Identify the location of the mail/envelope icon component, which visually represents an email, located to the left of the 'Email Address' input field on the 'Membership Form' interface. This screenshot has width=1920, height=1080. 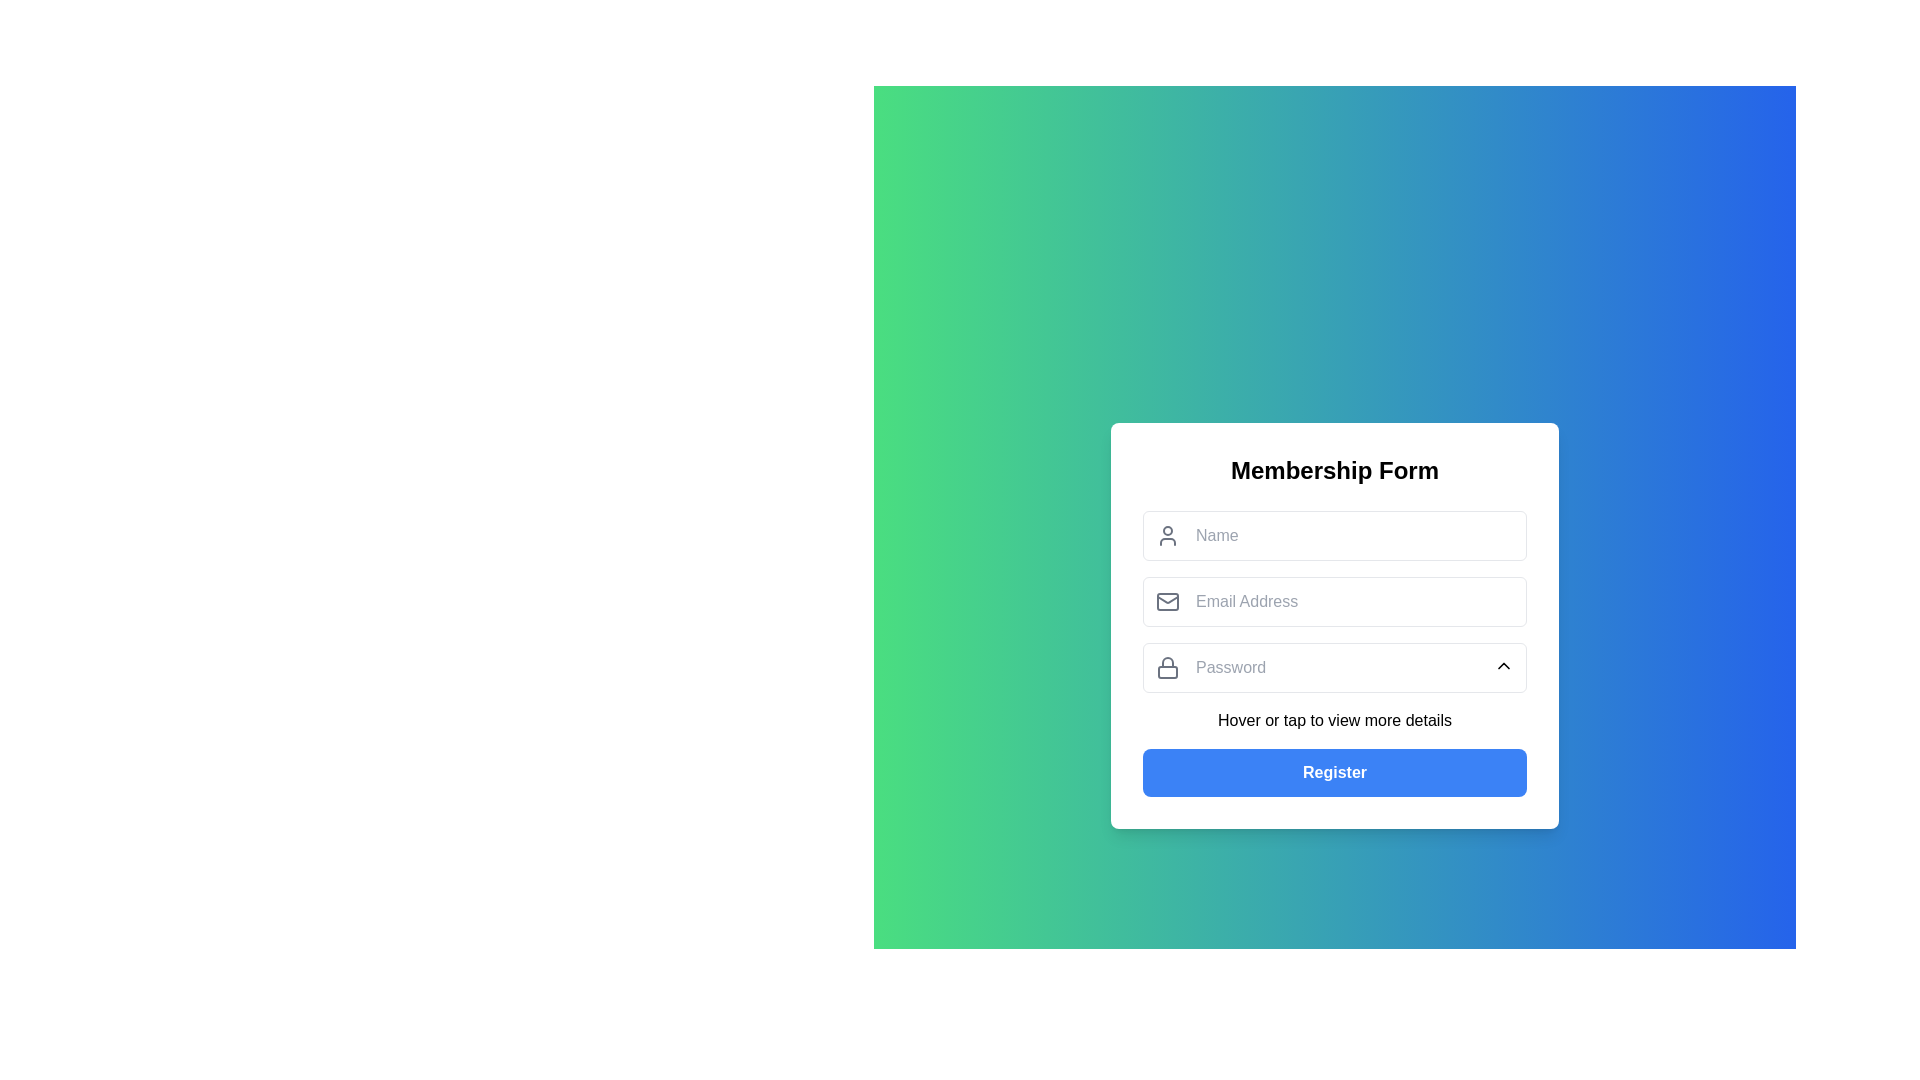
(1167, 600).